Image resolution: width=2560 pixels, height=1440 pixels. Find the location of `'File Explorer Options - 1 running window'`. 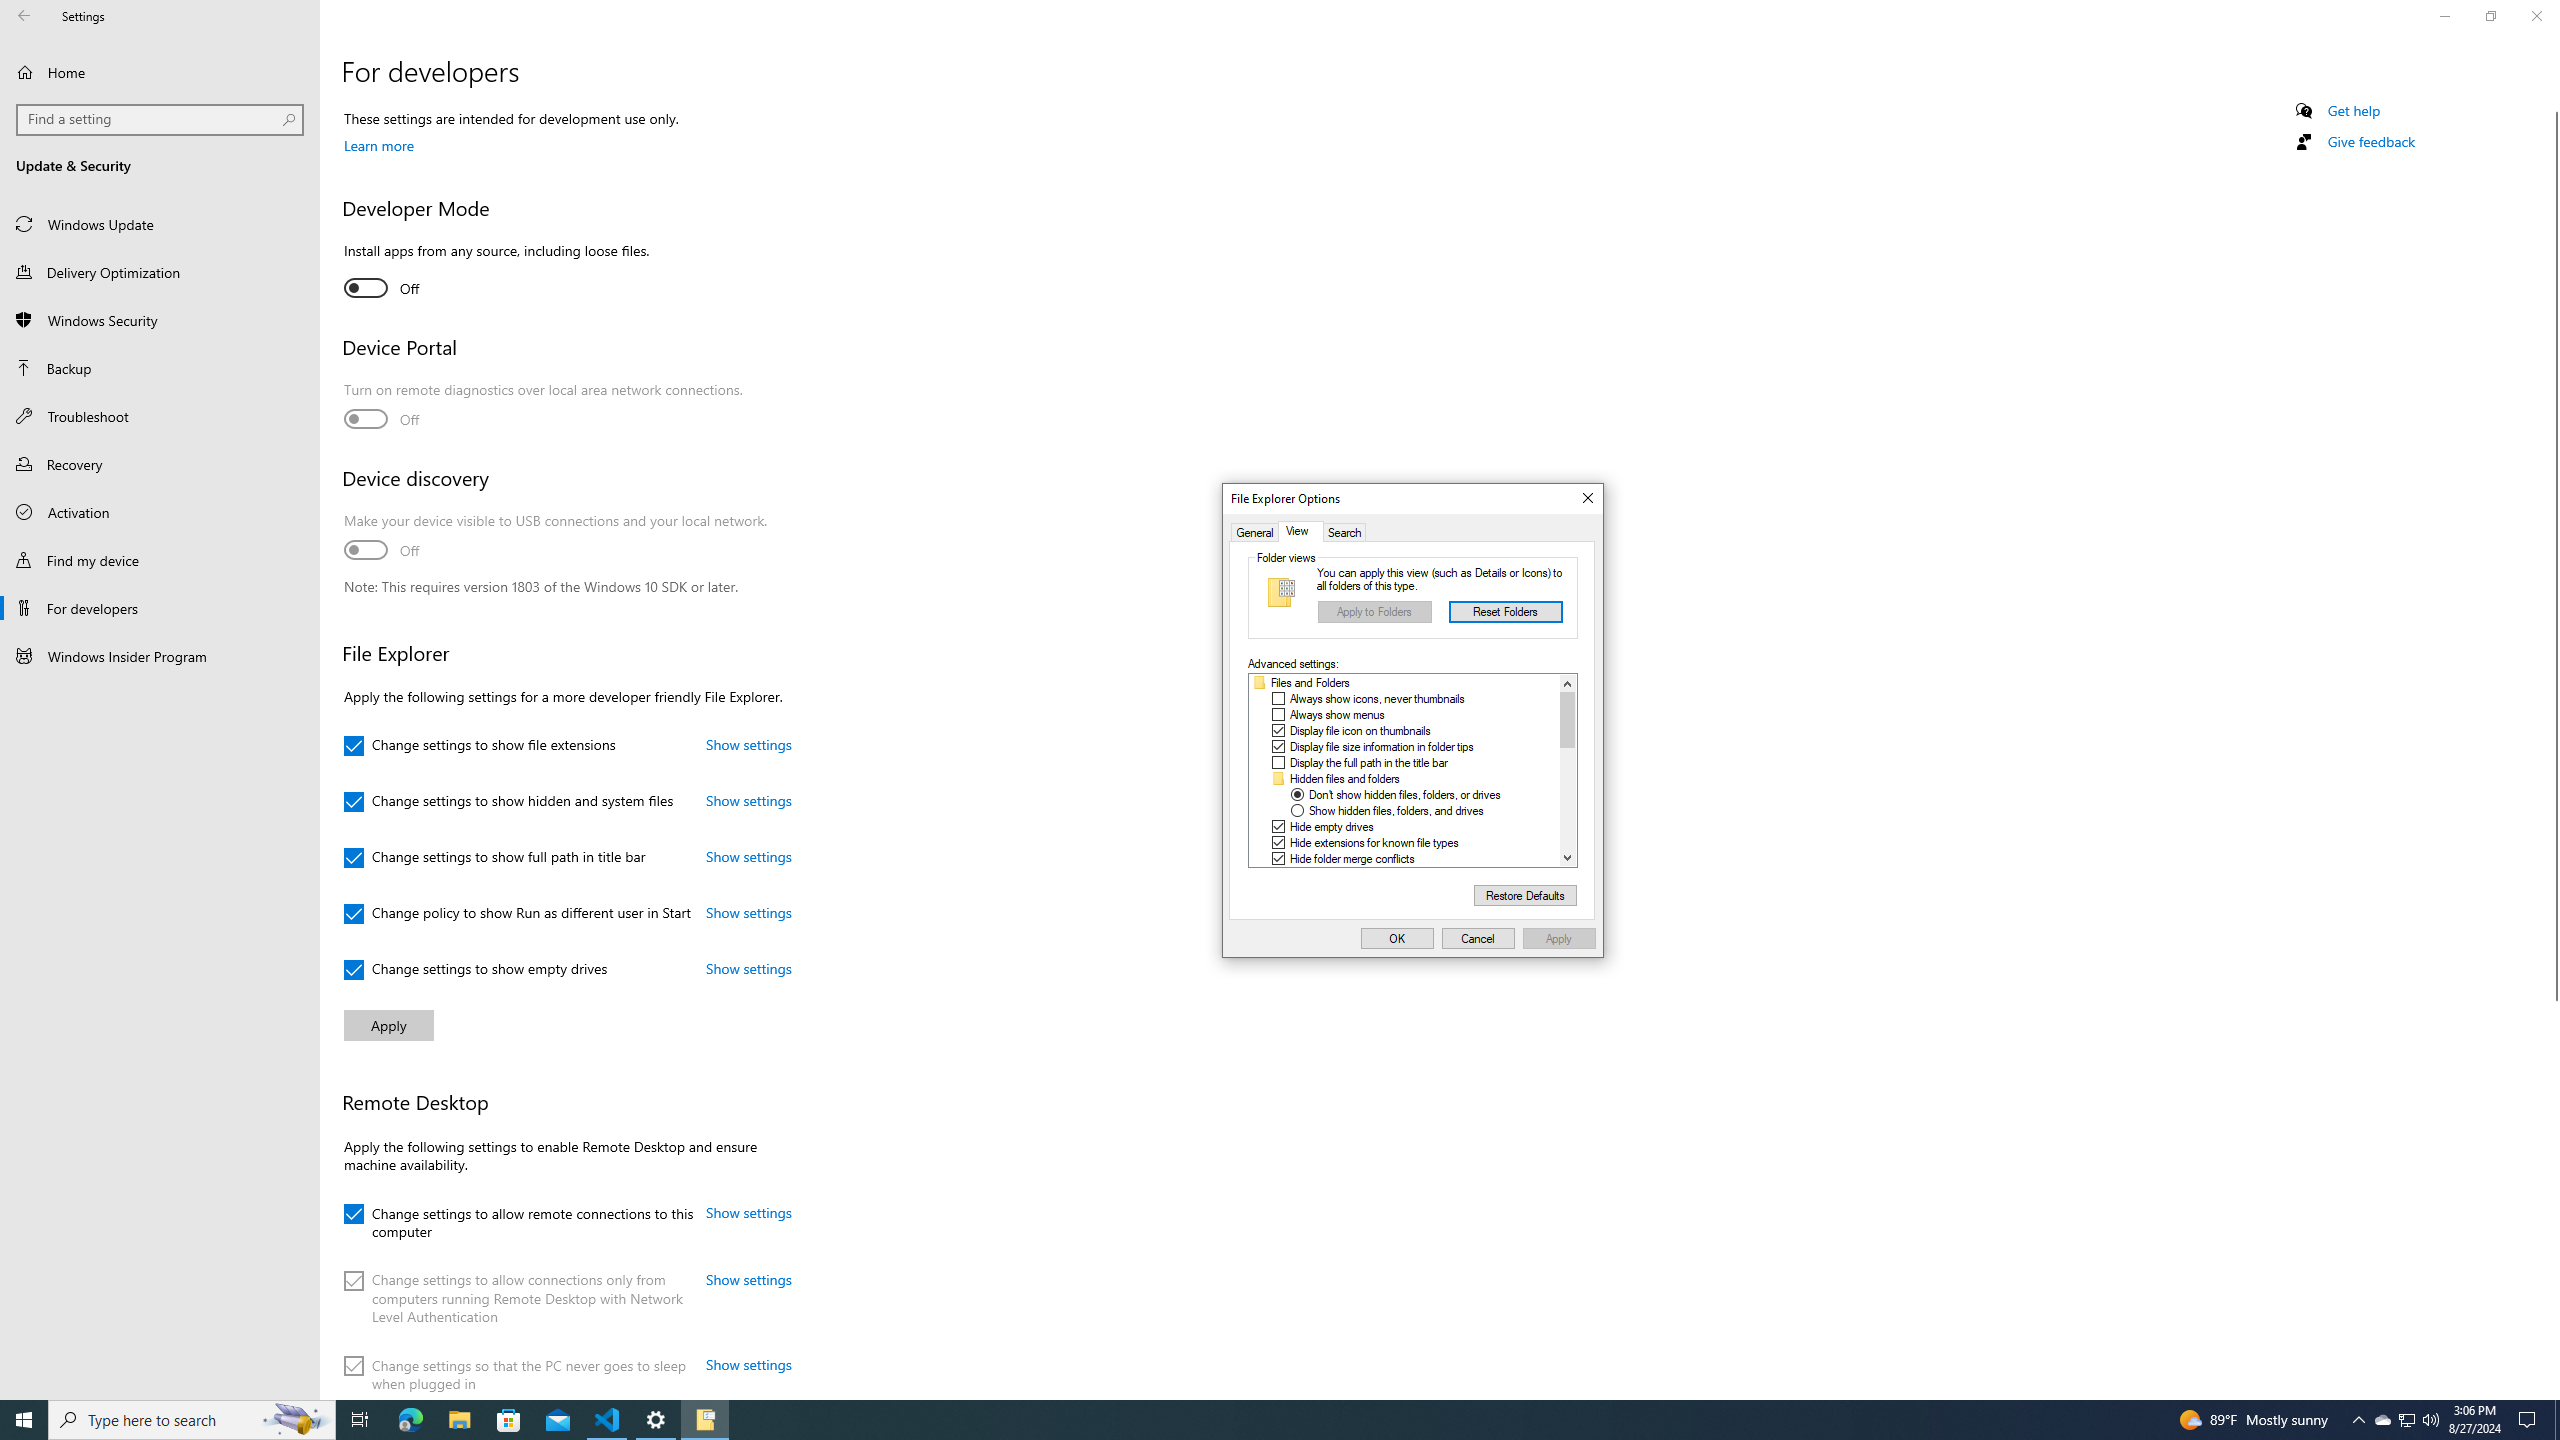

'File Explorer Options - 1 running window' is located at coordinates (705, 1418).